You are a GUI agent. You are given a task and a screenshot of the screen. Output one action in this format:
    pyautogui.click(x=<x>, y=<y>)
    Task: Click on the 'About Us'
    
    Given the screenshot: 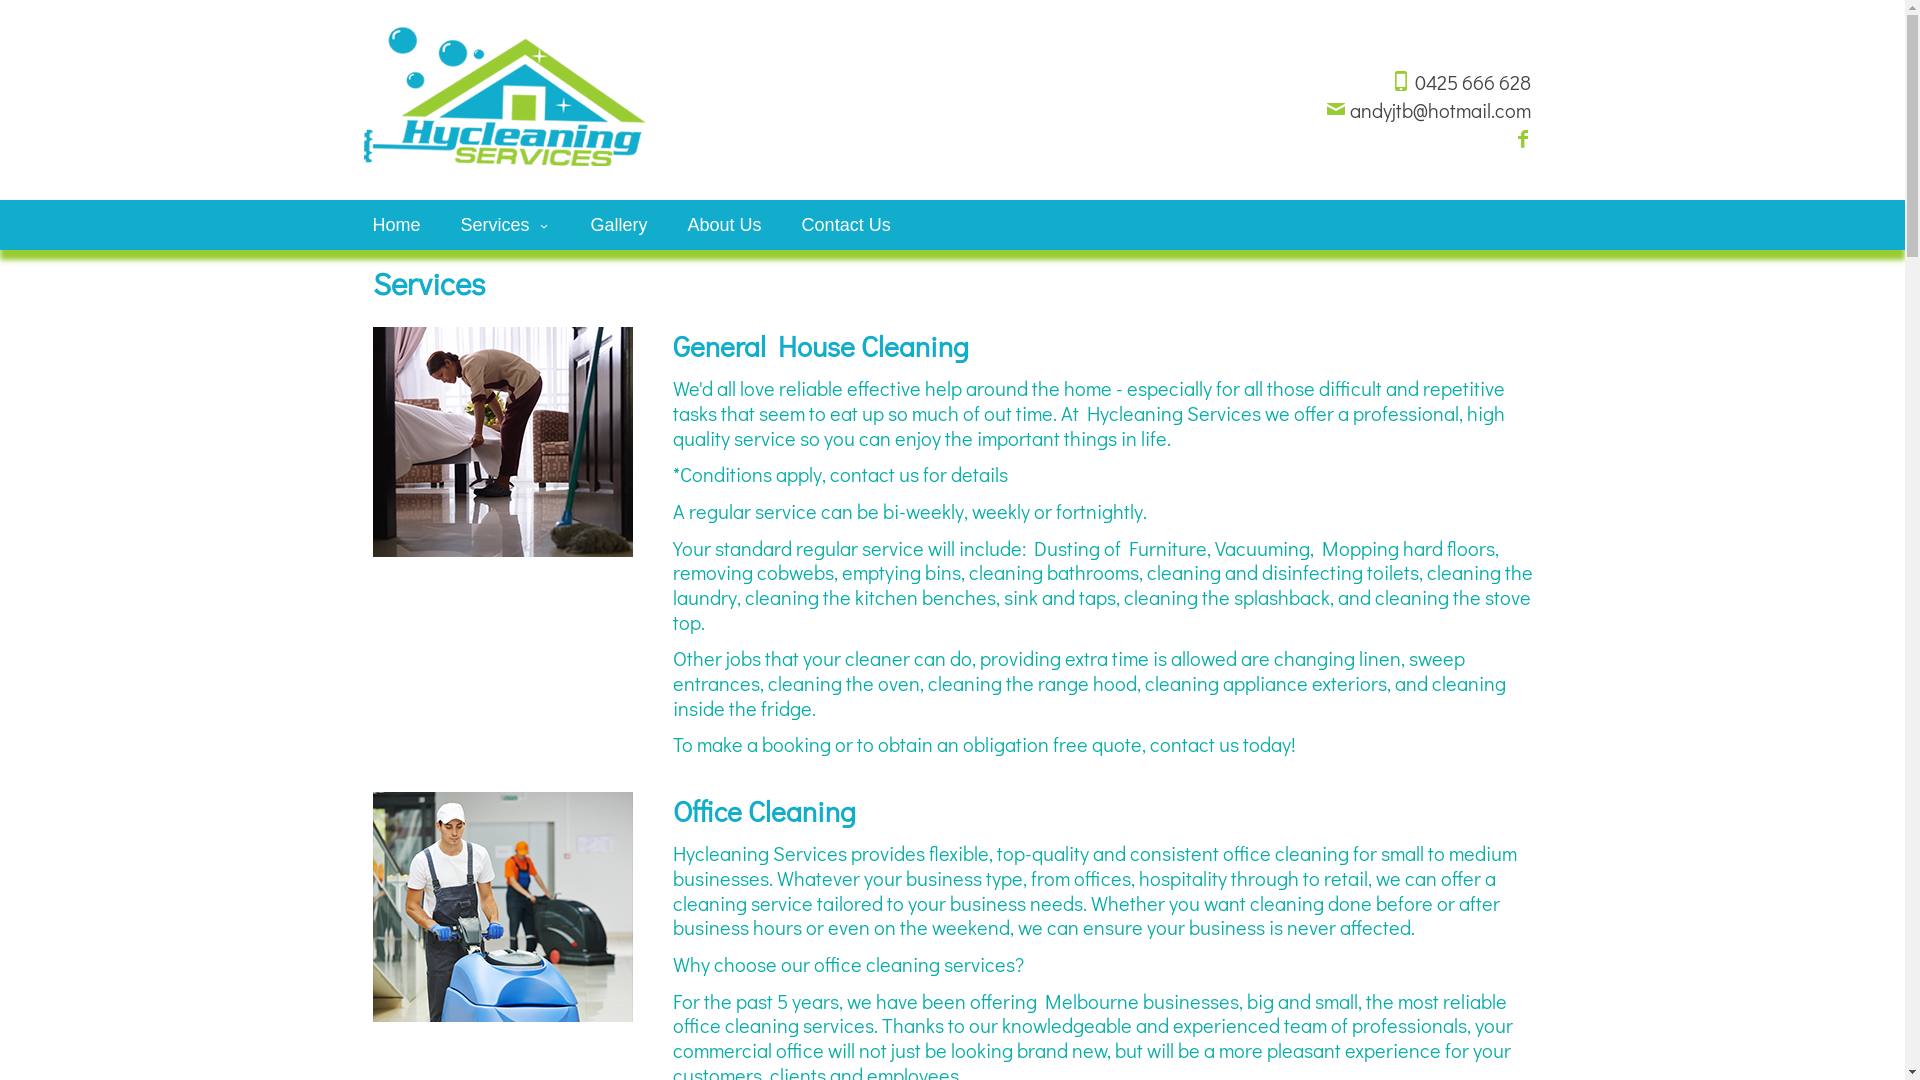 What is the action you would take?
    pyautogui.click(x=723, y=224)
    